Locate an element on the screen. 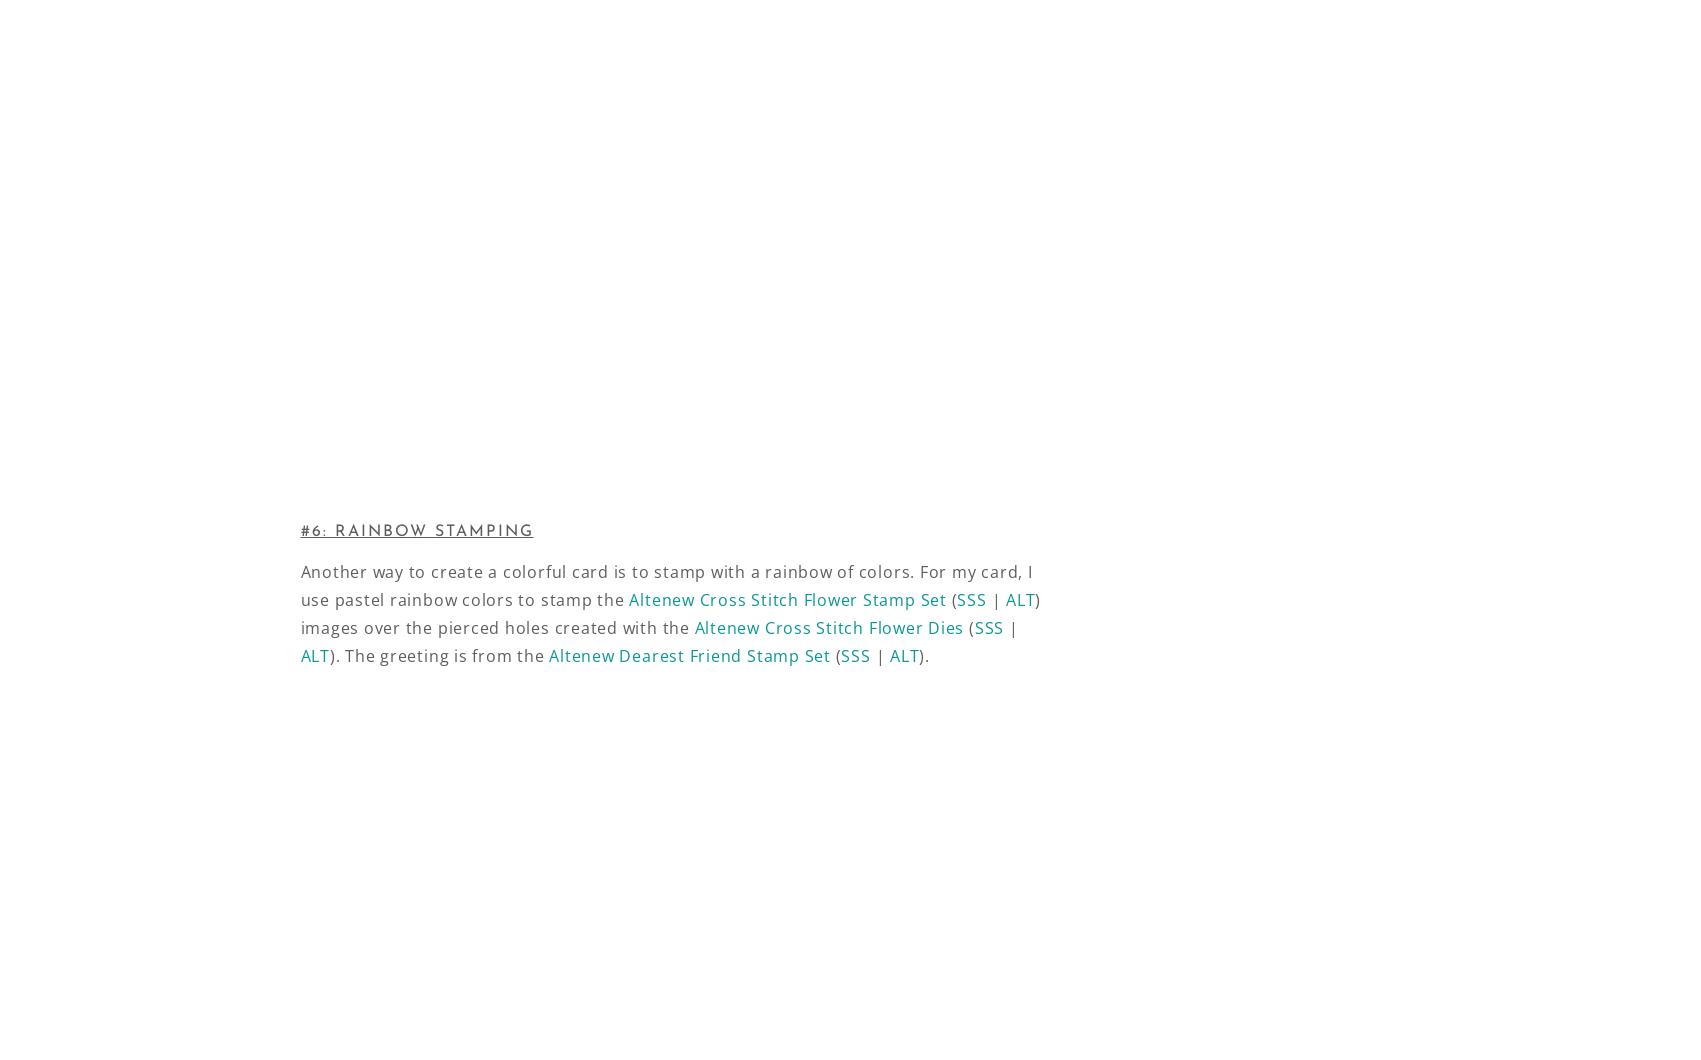  ') images over the pierced holes created with the' is located at coordinates (300, 613).